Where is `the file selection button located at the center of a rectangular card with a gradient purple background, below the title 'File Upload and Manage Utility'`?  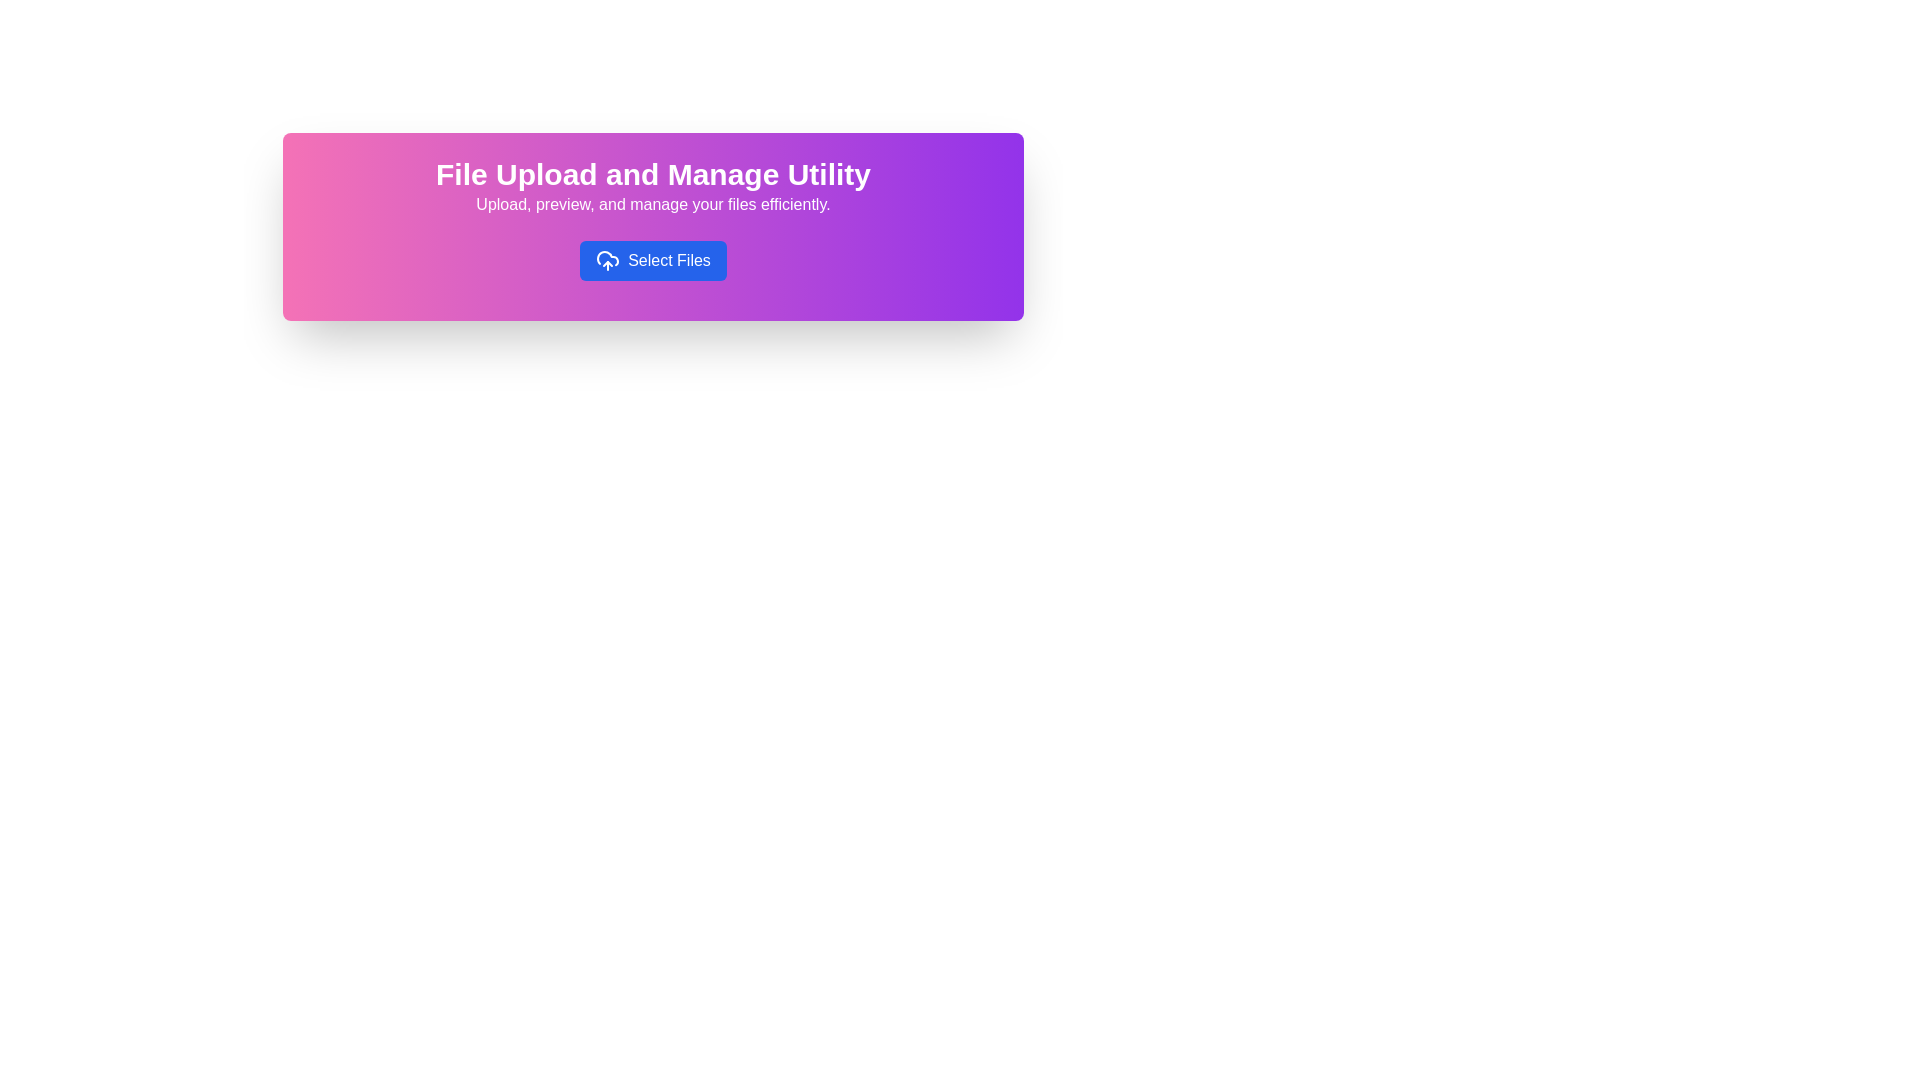 the file selection button located at the center of a rectangular card with a gradient purple background, below the title 'File Upload and Manage Utility' is located at coordinates (653, 260).